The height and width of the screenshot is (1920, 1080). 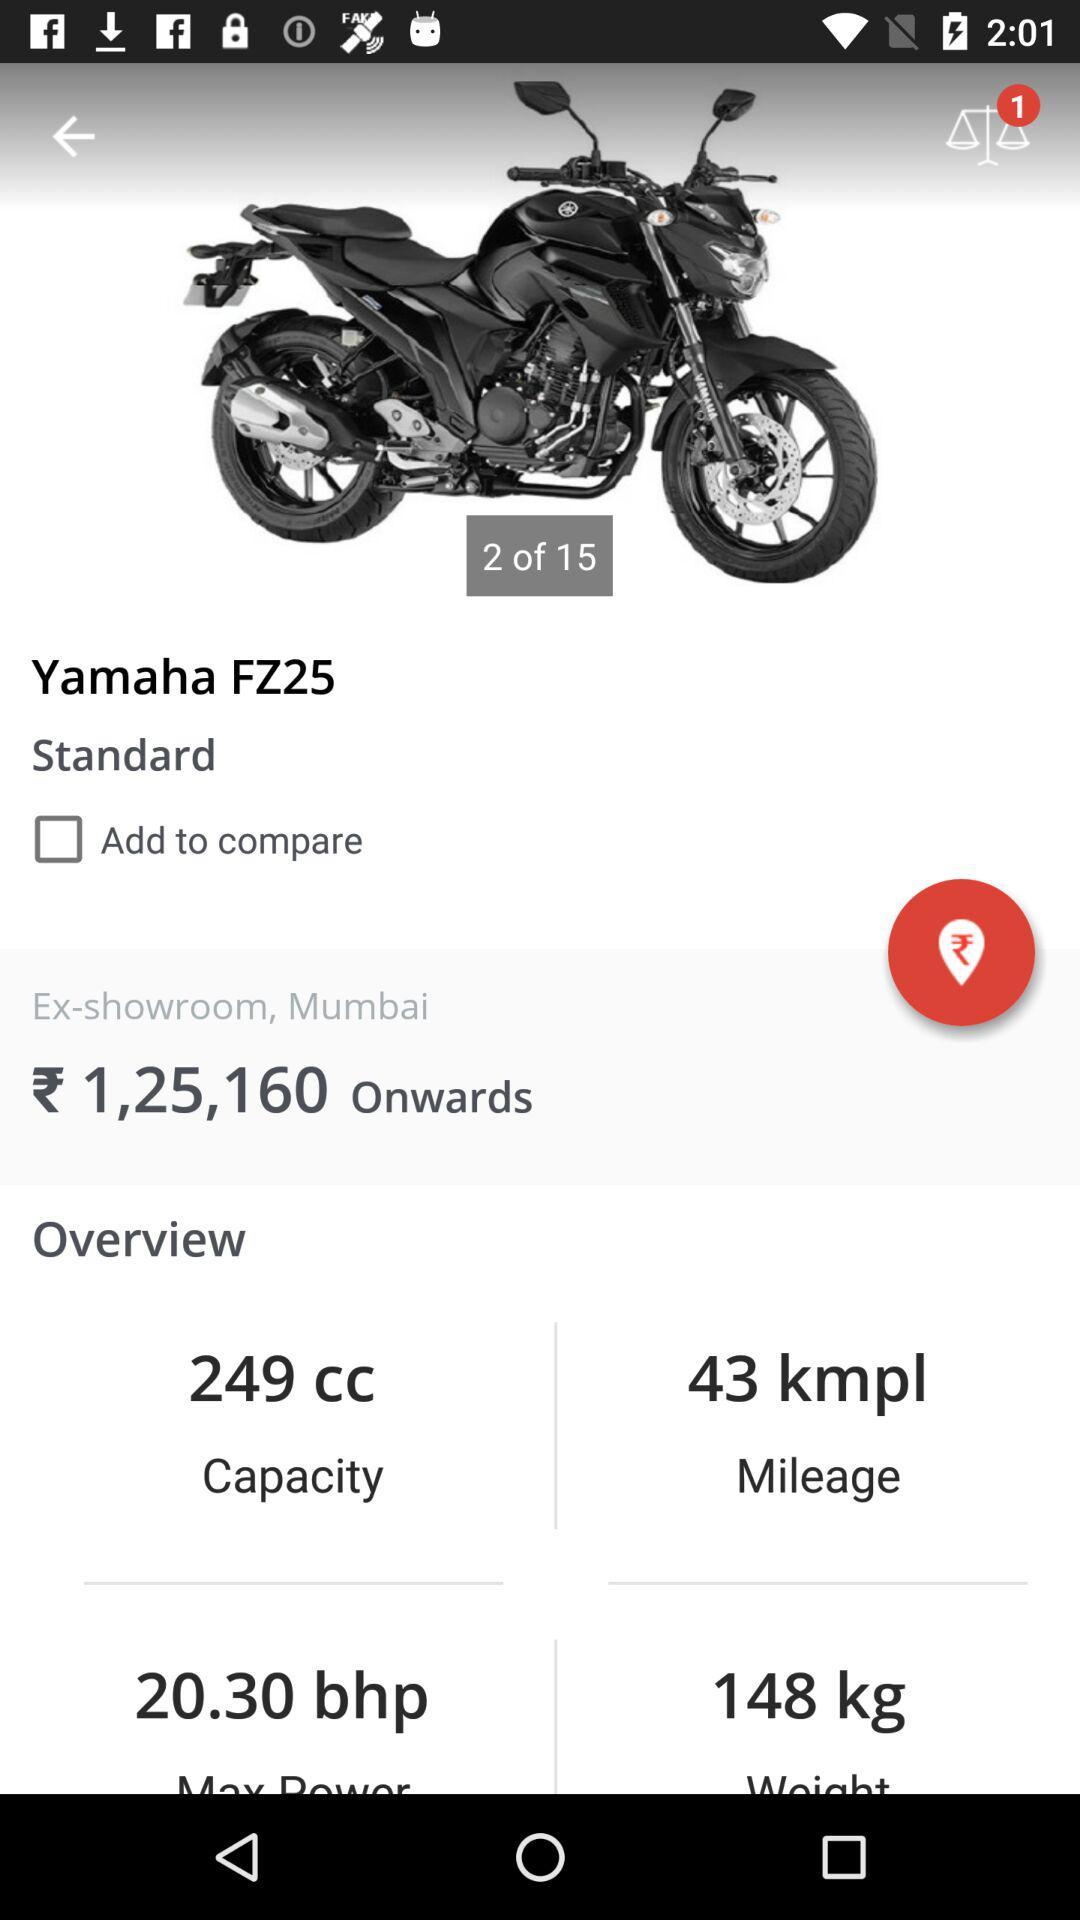 I want to click on the check box below the standard text, so click(x=197, y=839).